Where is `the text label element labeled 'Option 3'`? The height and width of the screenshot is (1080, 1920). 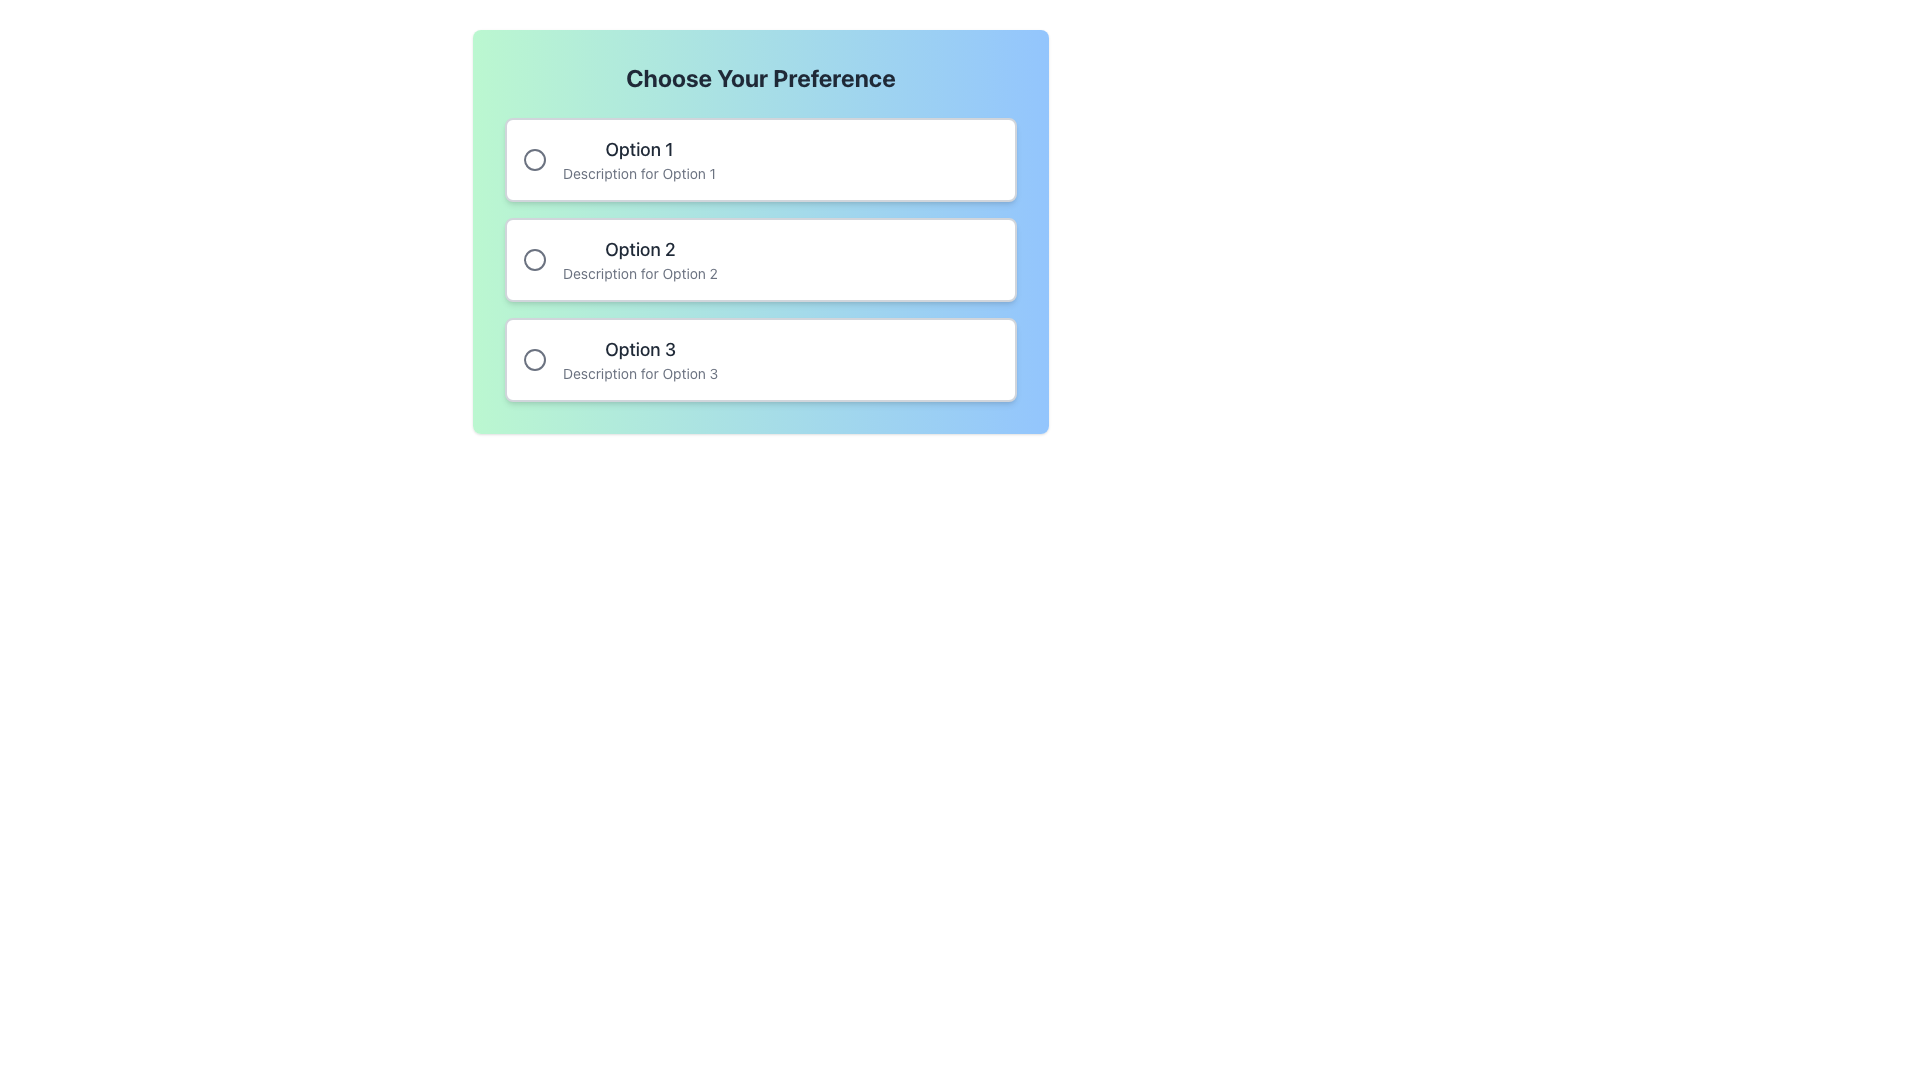
the text label element labeled 'Option 3' is located at coordinates (619, 358).